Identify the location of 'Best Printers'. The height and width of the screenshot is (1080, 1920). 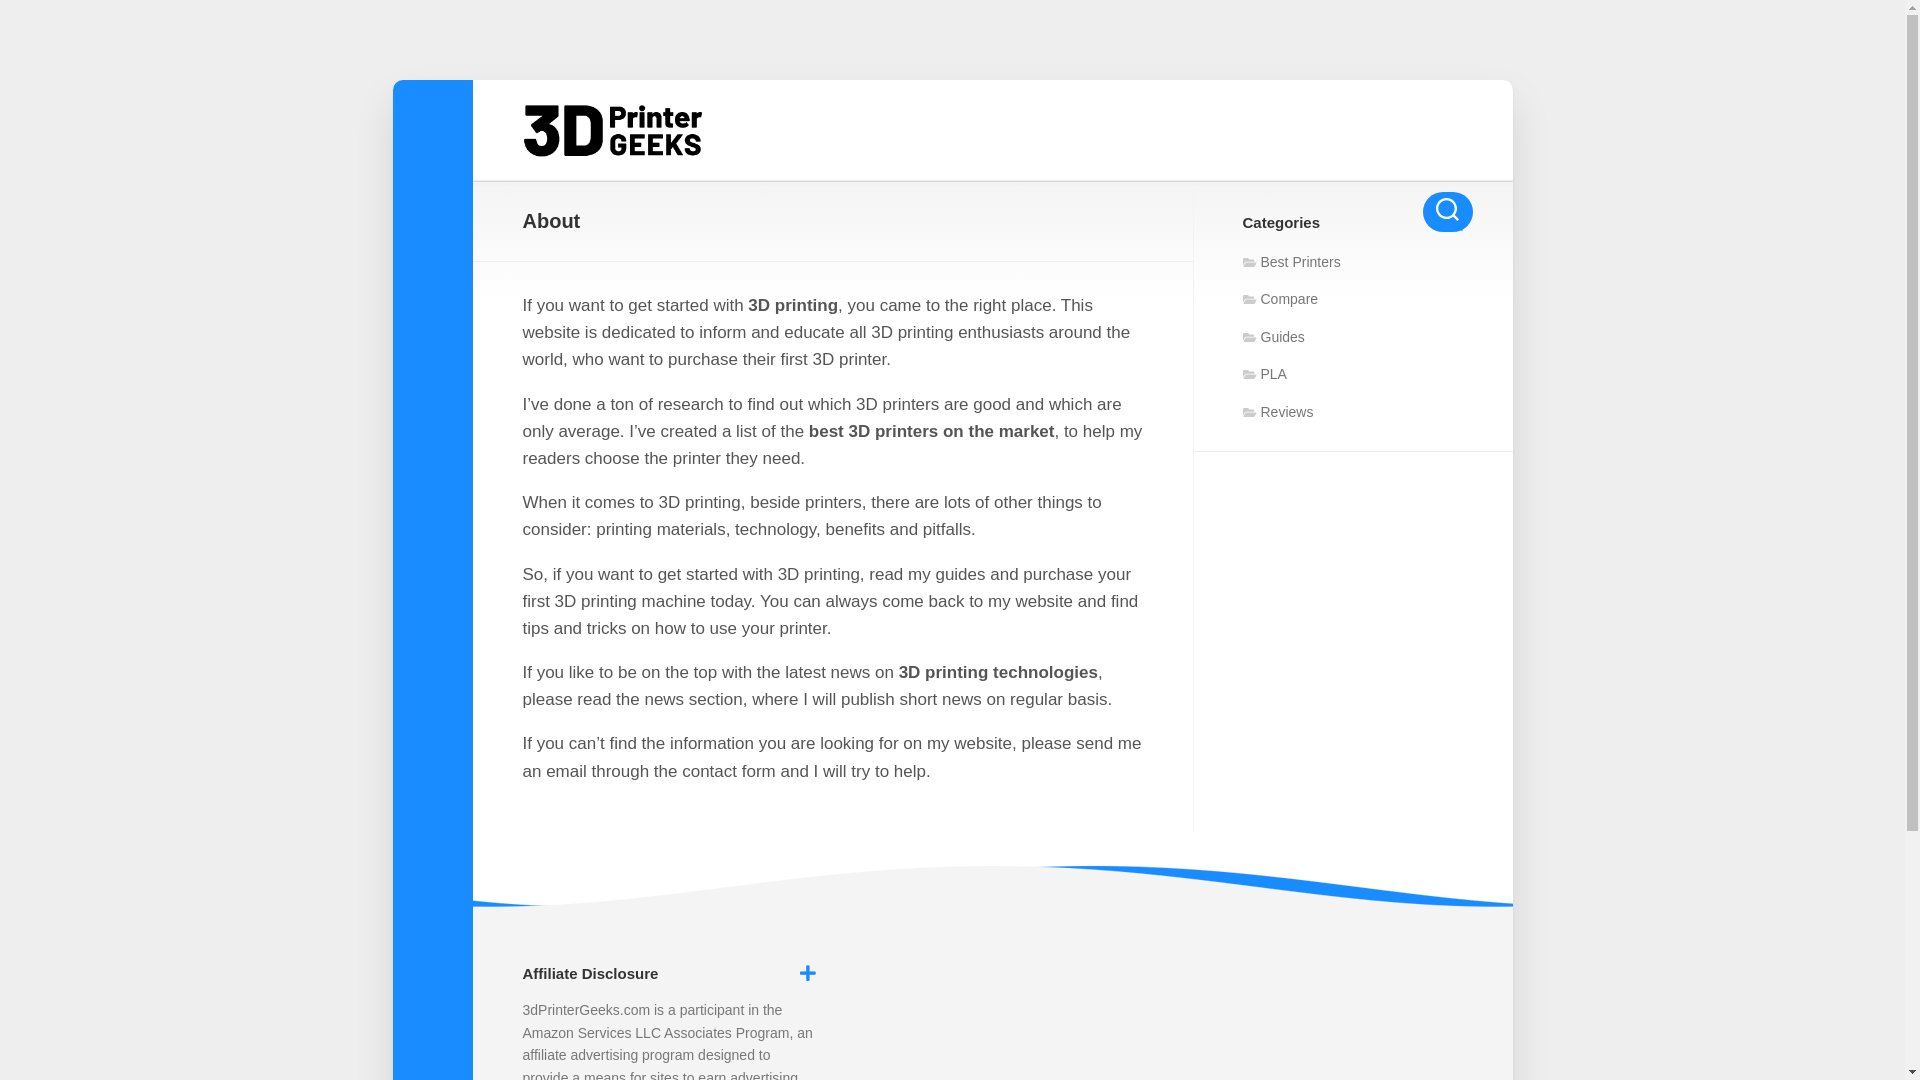
(1291, 261).